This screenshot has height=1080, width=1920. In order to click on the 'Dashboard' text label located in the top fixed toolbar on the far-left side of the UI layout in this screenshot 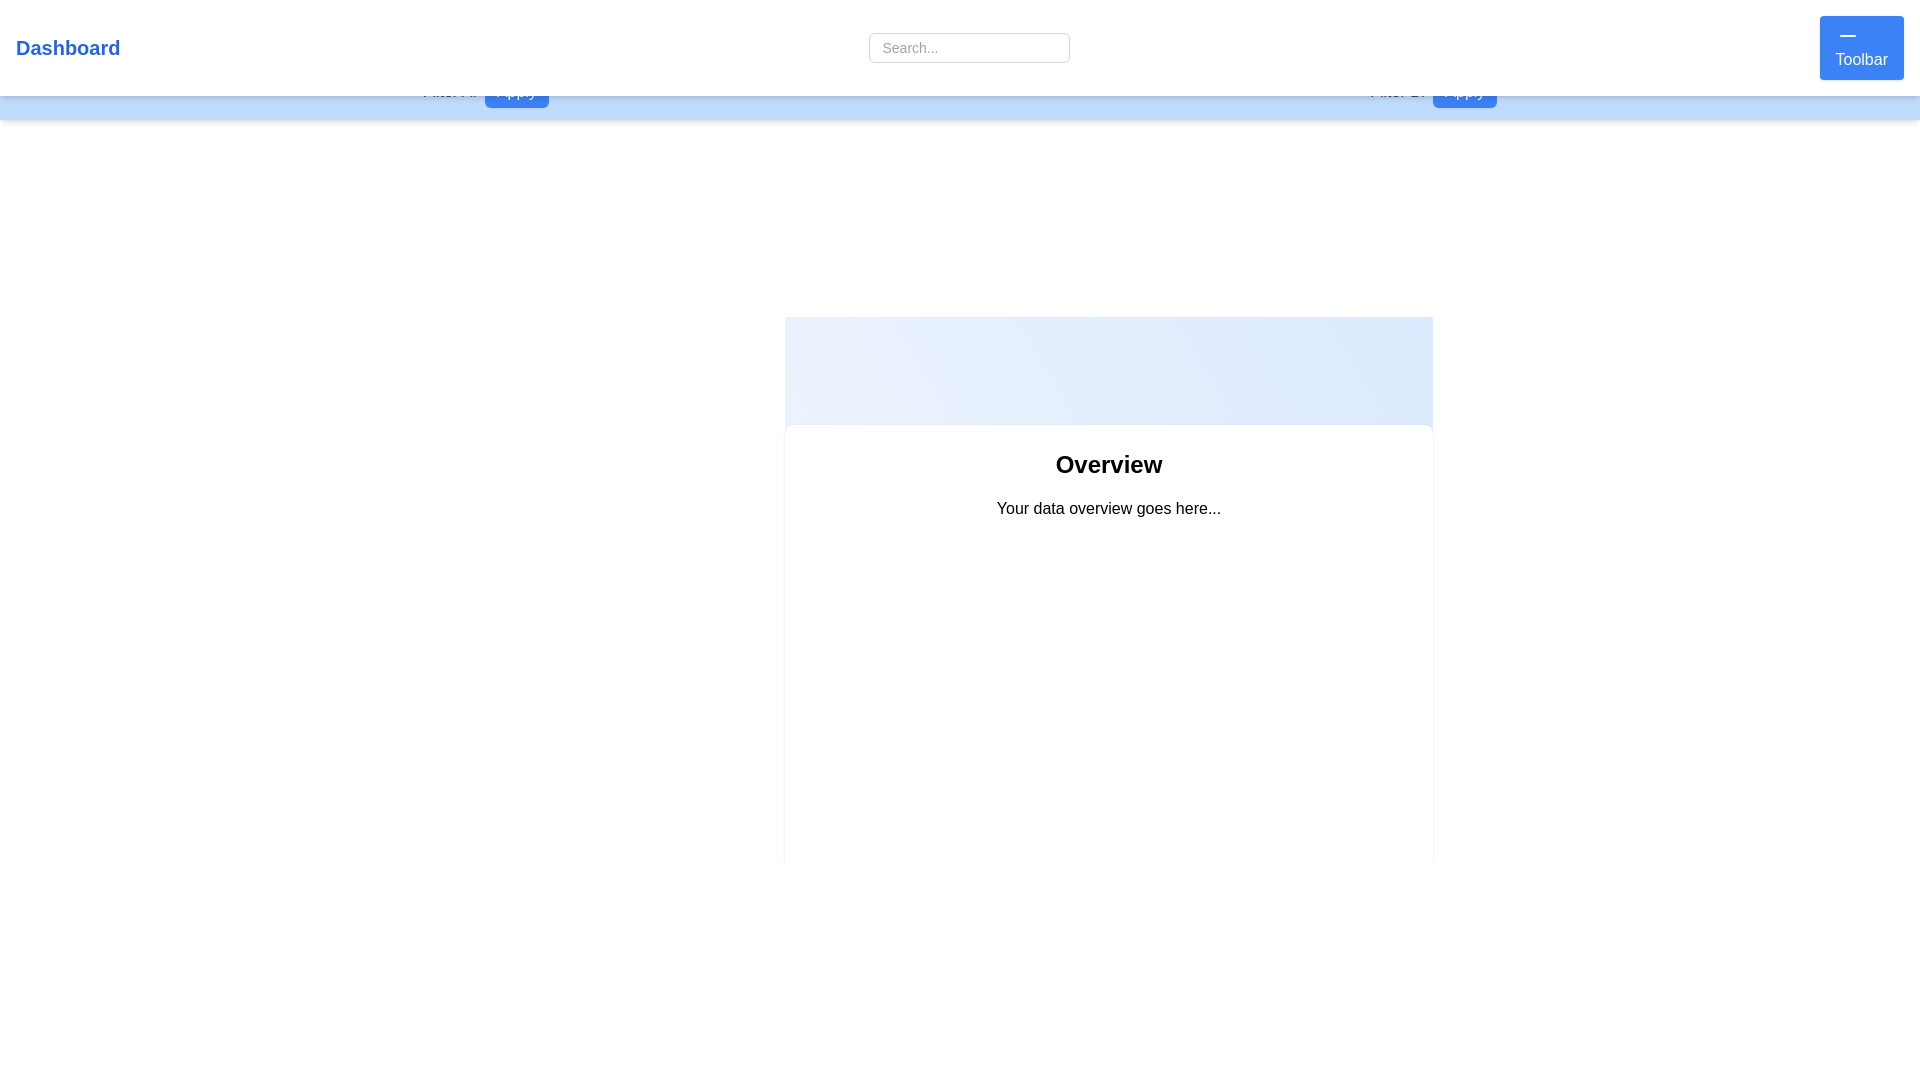, I will do `click(68, 46)`.